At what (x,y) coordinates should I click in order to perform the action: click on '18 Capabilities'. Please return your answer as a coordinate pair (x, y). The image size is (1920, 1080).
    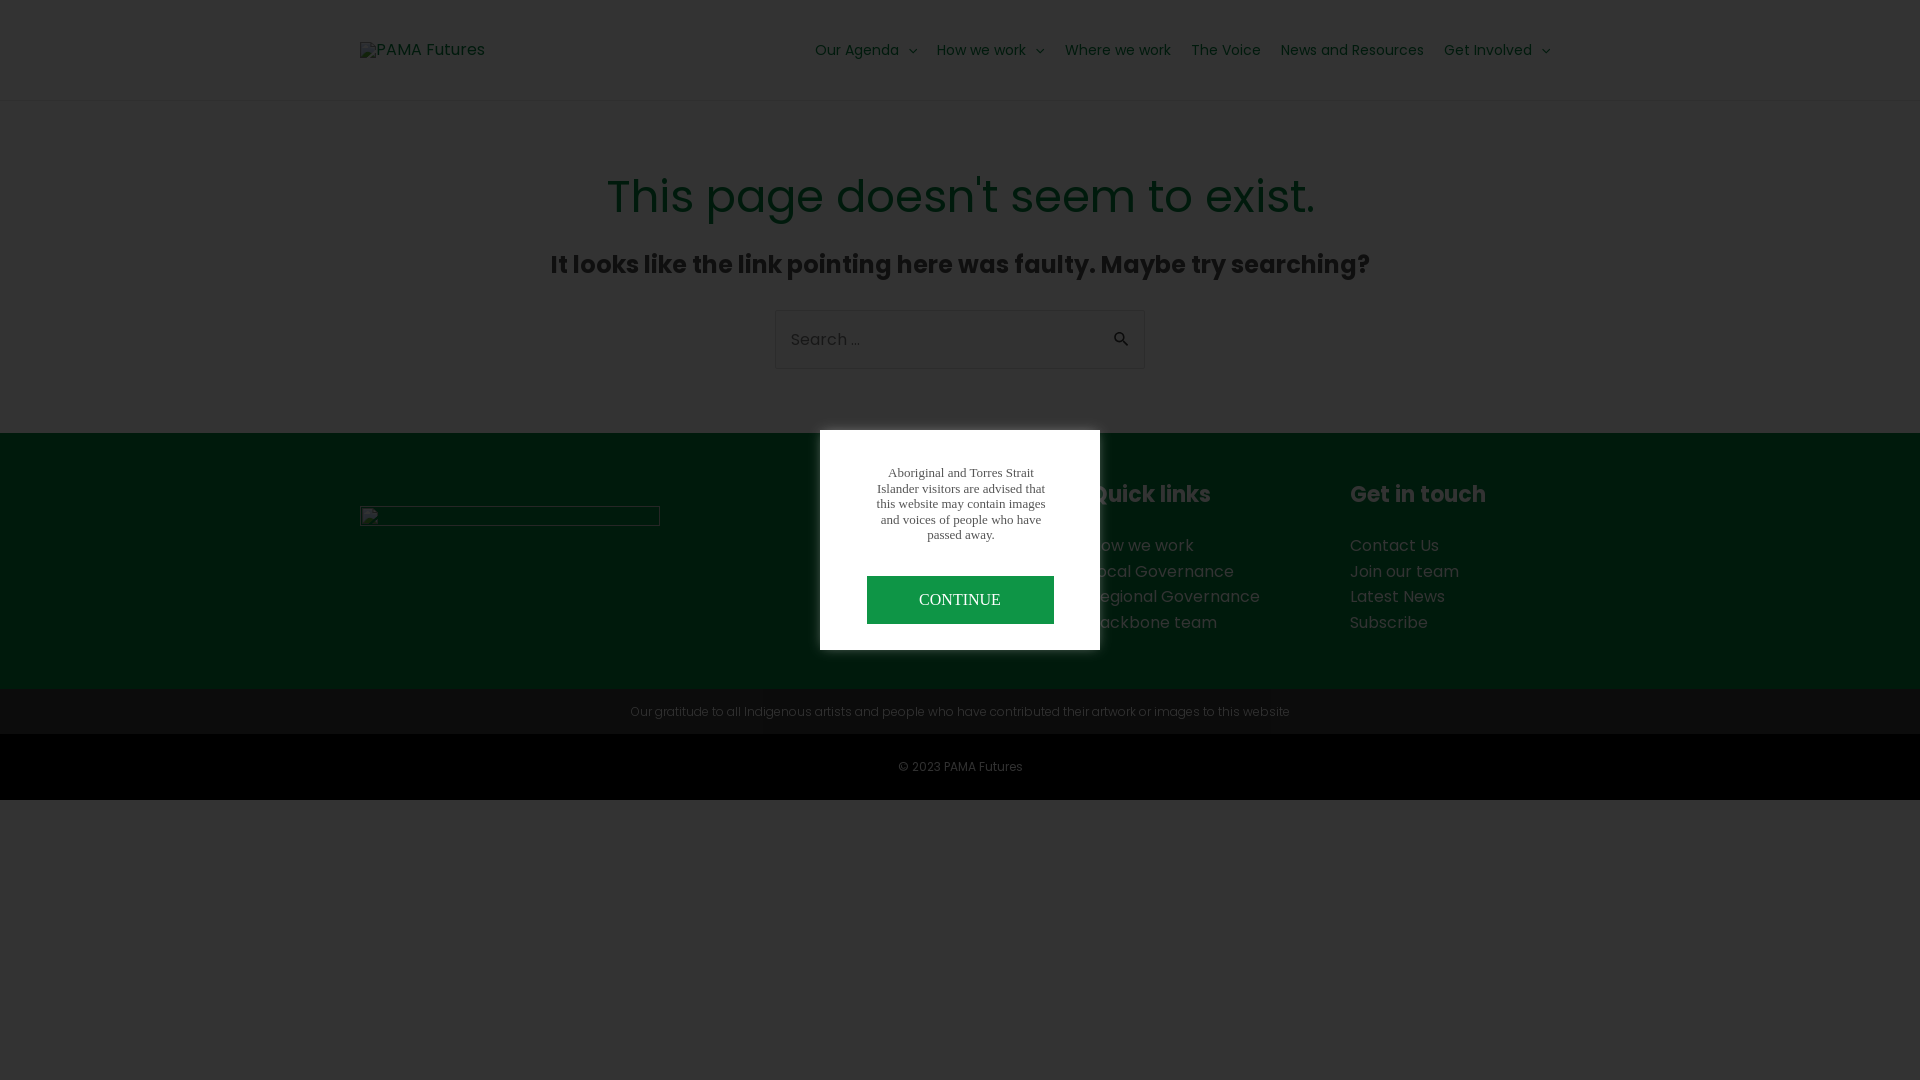
    Looking at the image, I should click on (884, 621).